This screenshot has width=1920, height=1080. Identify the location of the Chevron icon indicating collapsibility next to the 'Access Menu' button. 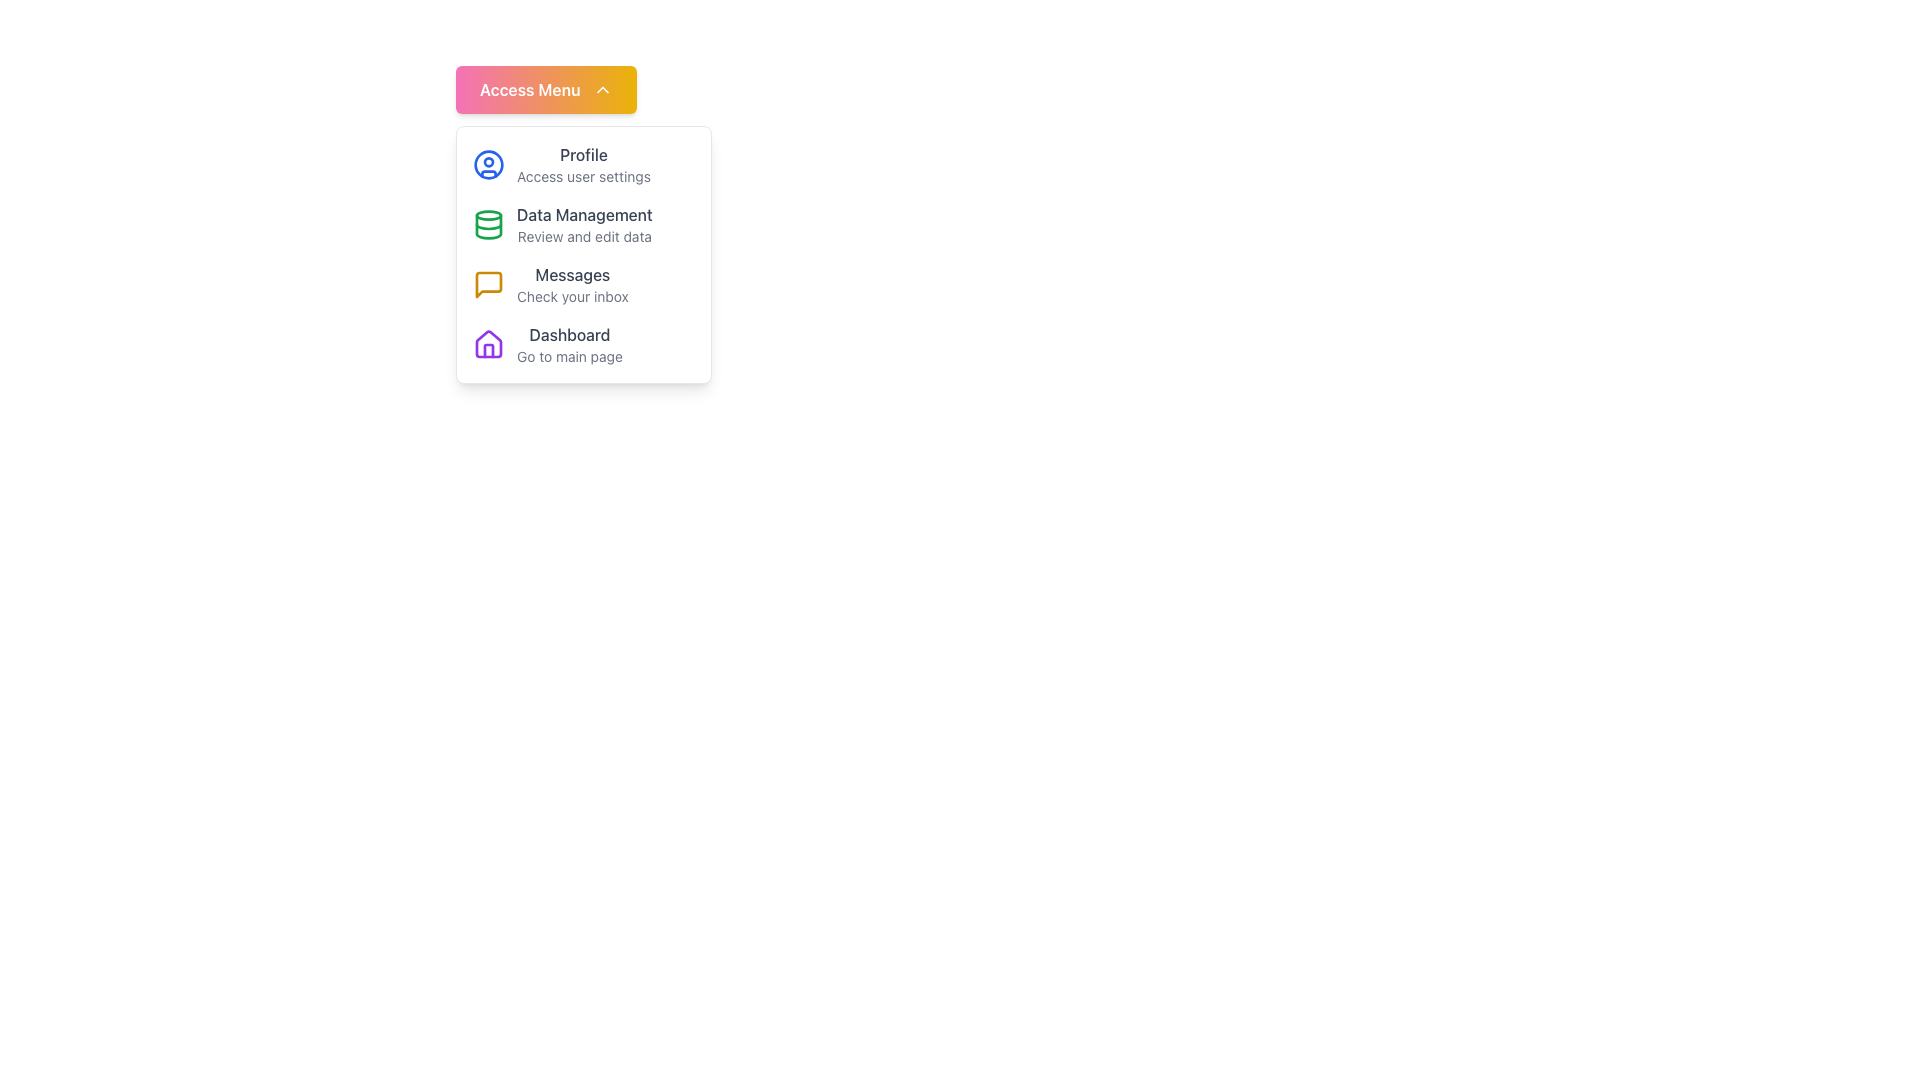
(601, 88).